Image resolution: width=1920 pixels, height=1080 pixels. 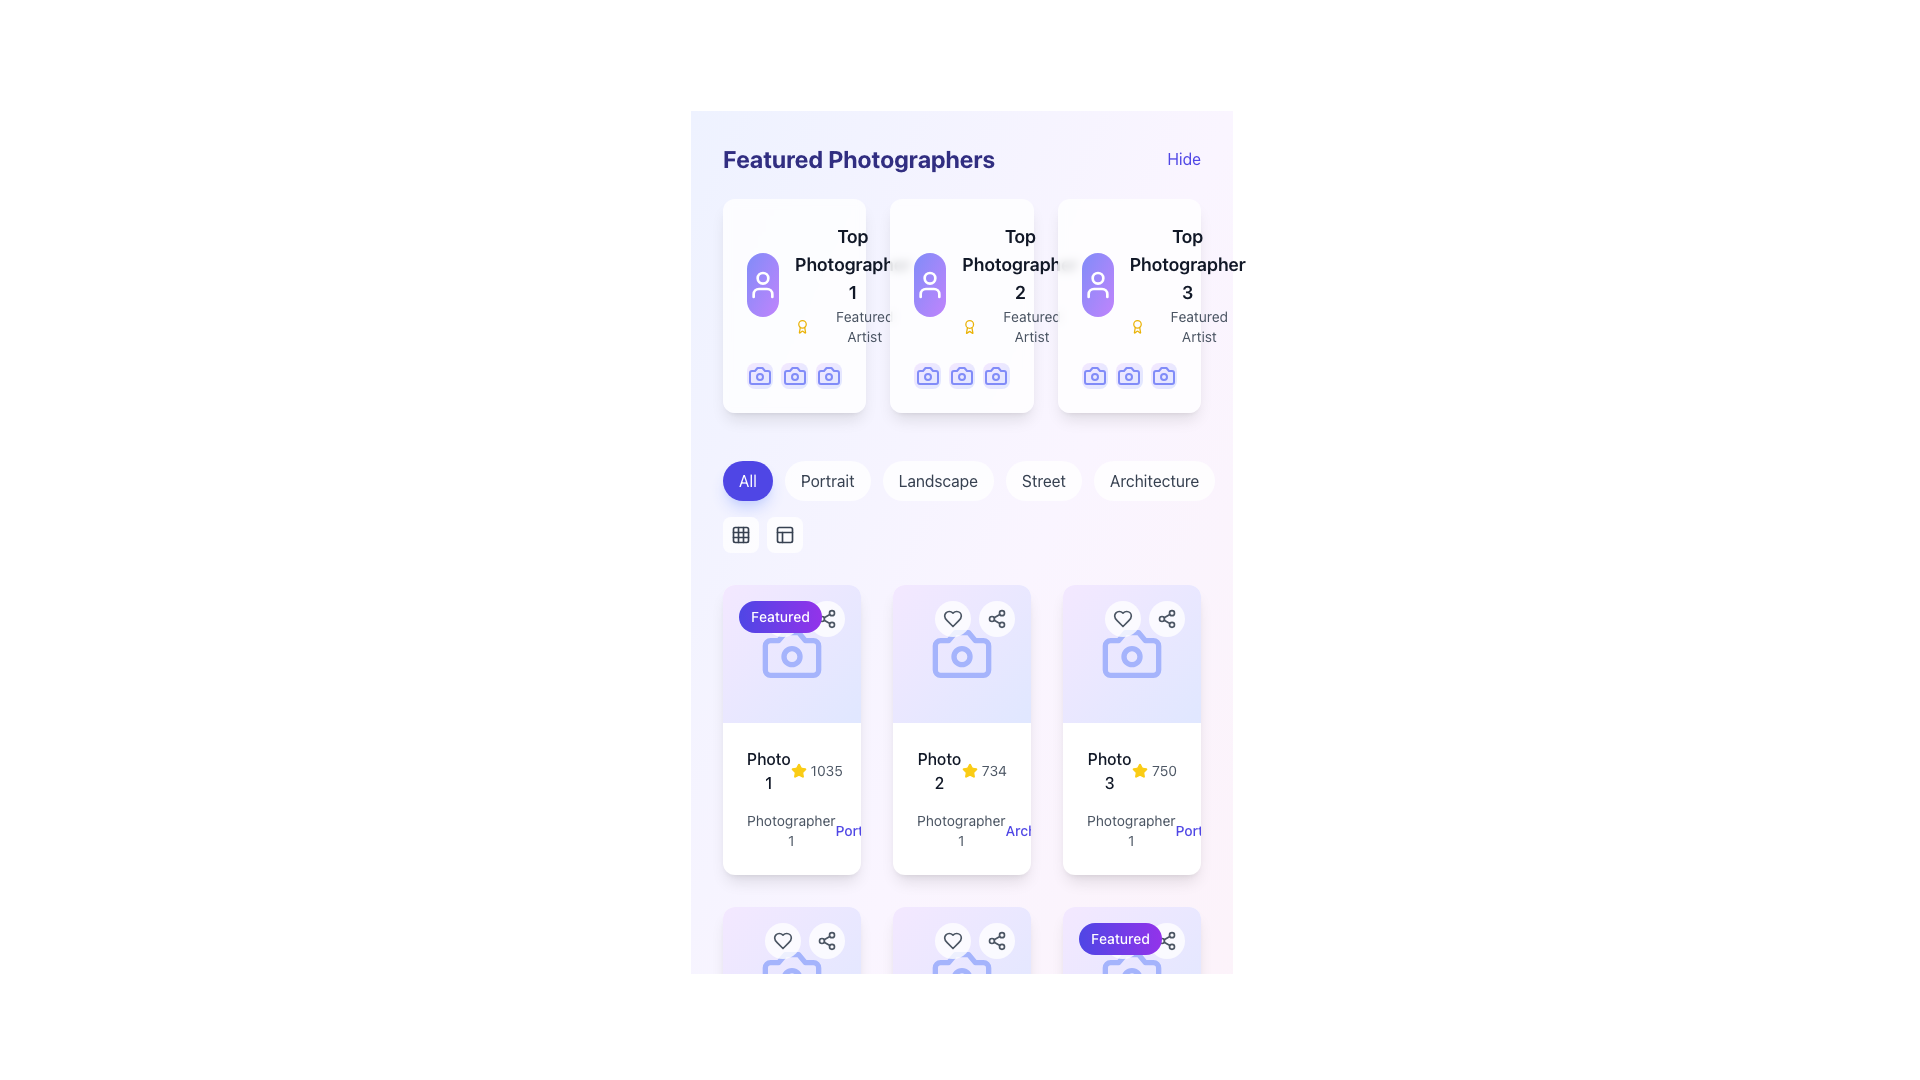 I want to click on the yellow star icon used for rating, located in the content card labeled 'Photo 3' adjacent to the number '750', so click(x=1140, y=770).